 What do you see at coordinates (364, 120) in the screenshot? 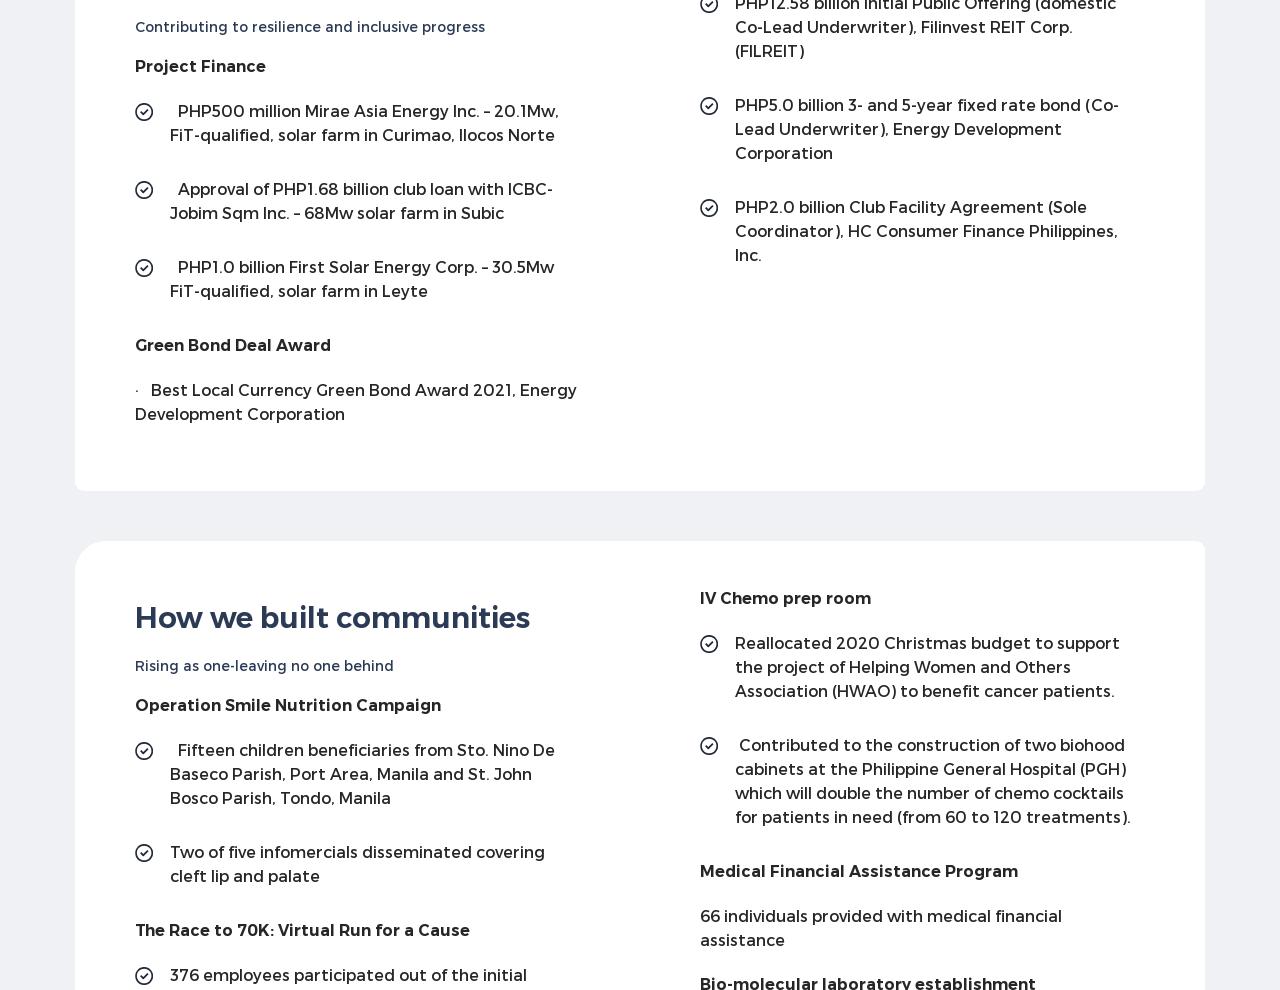
I see `'PHP500 million Mirae Asia Energy Inc. – 20.1Mw, FiT-qualified, solar farm in Curimao, Ilocos Norte'` at bounding box center [364, 120].